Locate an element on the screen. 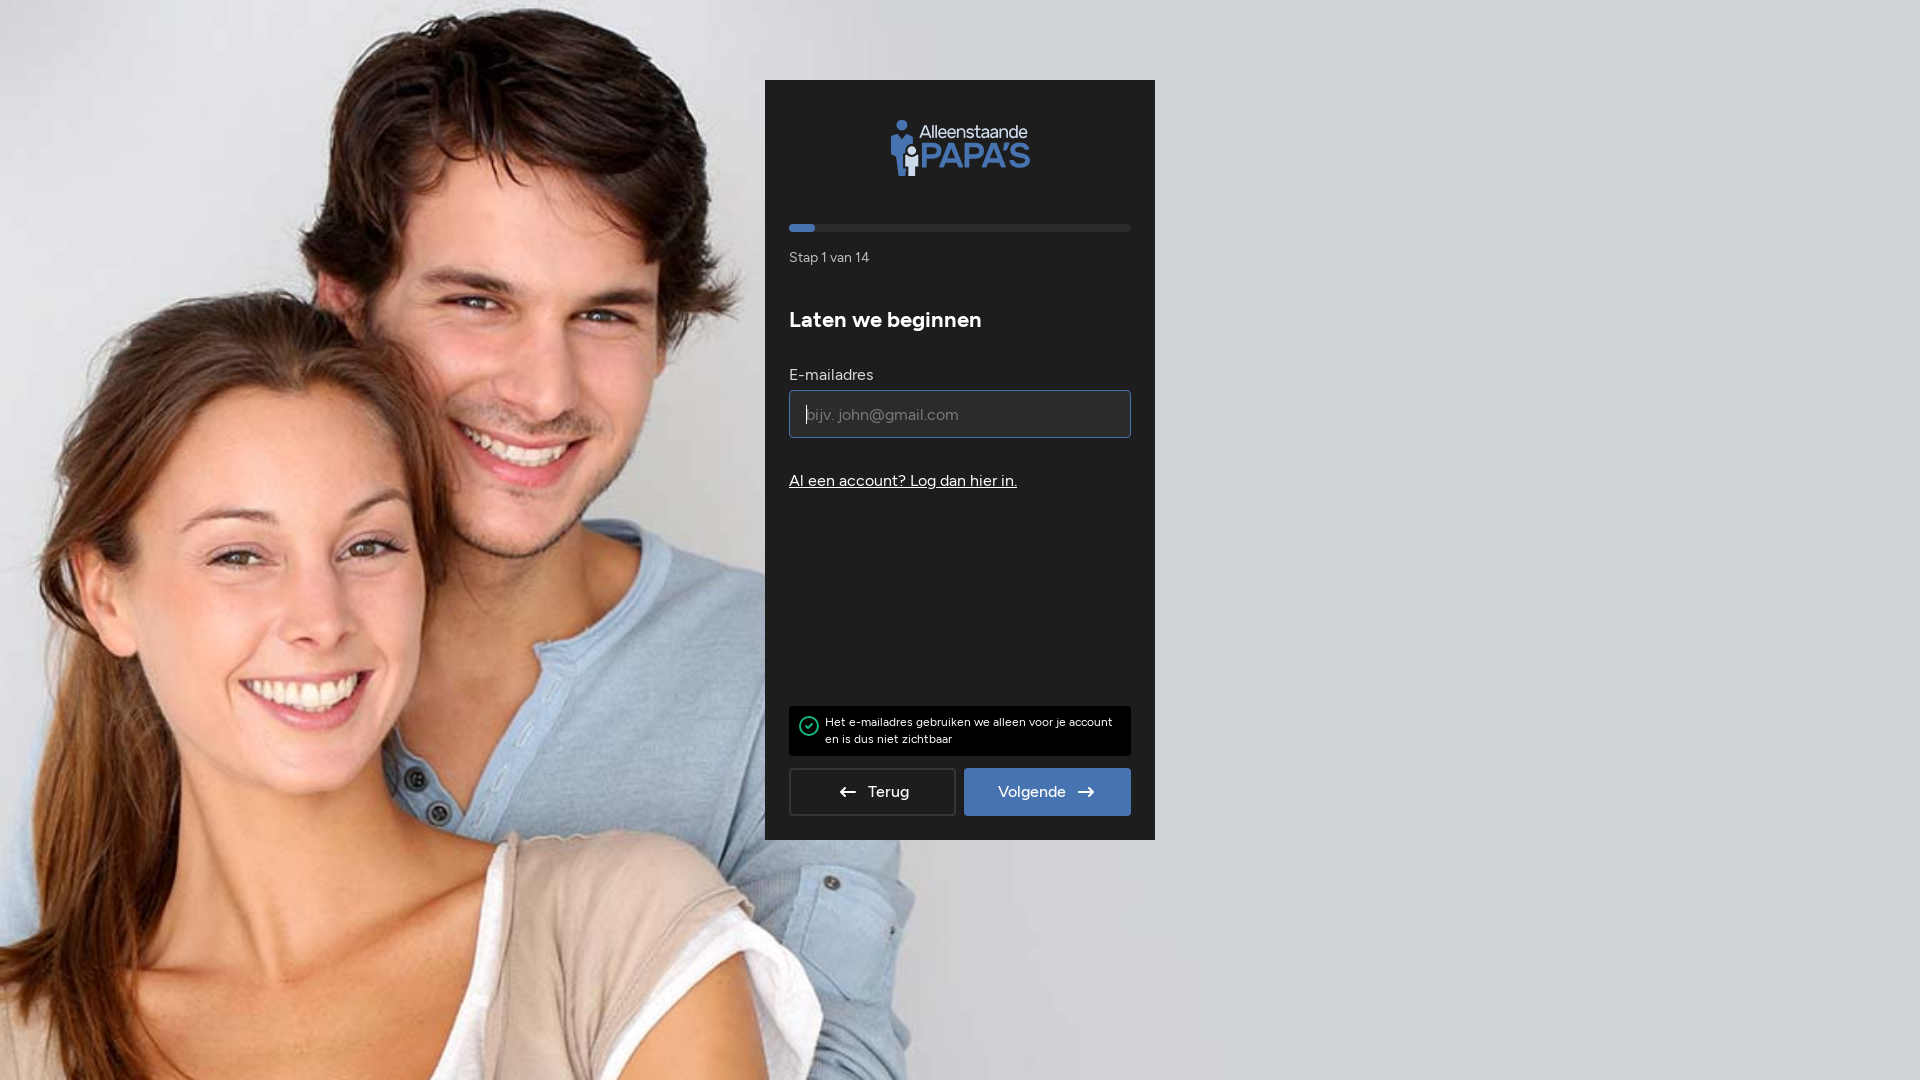 Image resolution: width=1920 pixels, height=1080 pixels. 'Al een account? Log dan hier in.' is located at coordinates (960, 481).